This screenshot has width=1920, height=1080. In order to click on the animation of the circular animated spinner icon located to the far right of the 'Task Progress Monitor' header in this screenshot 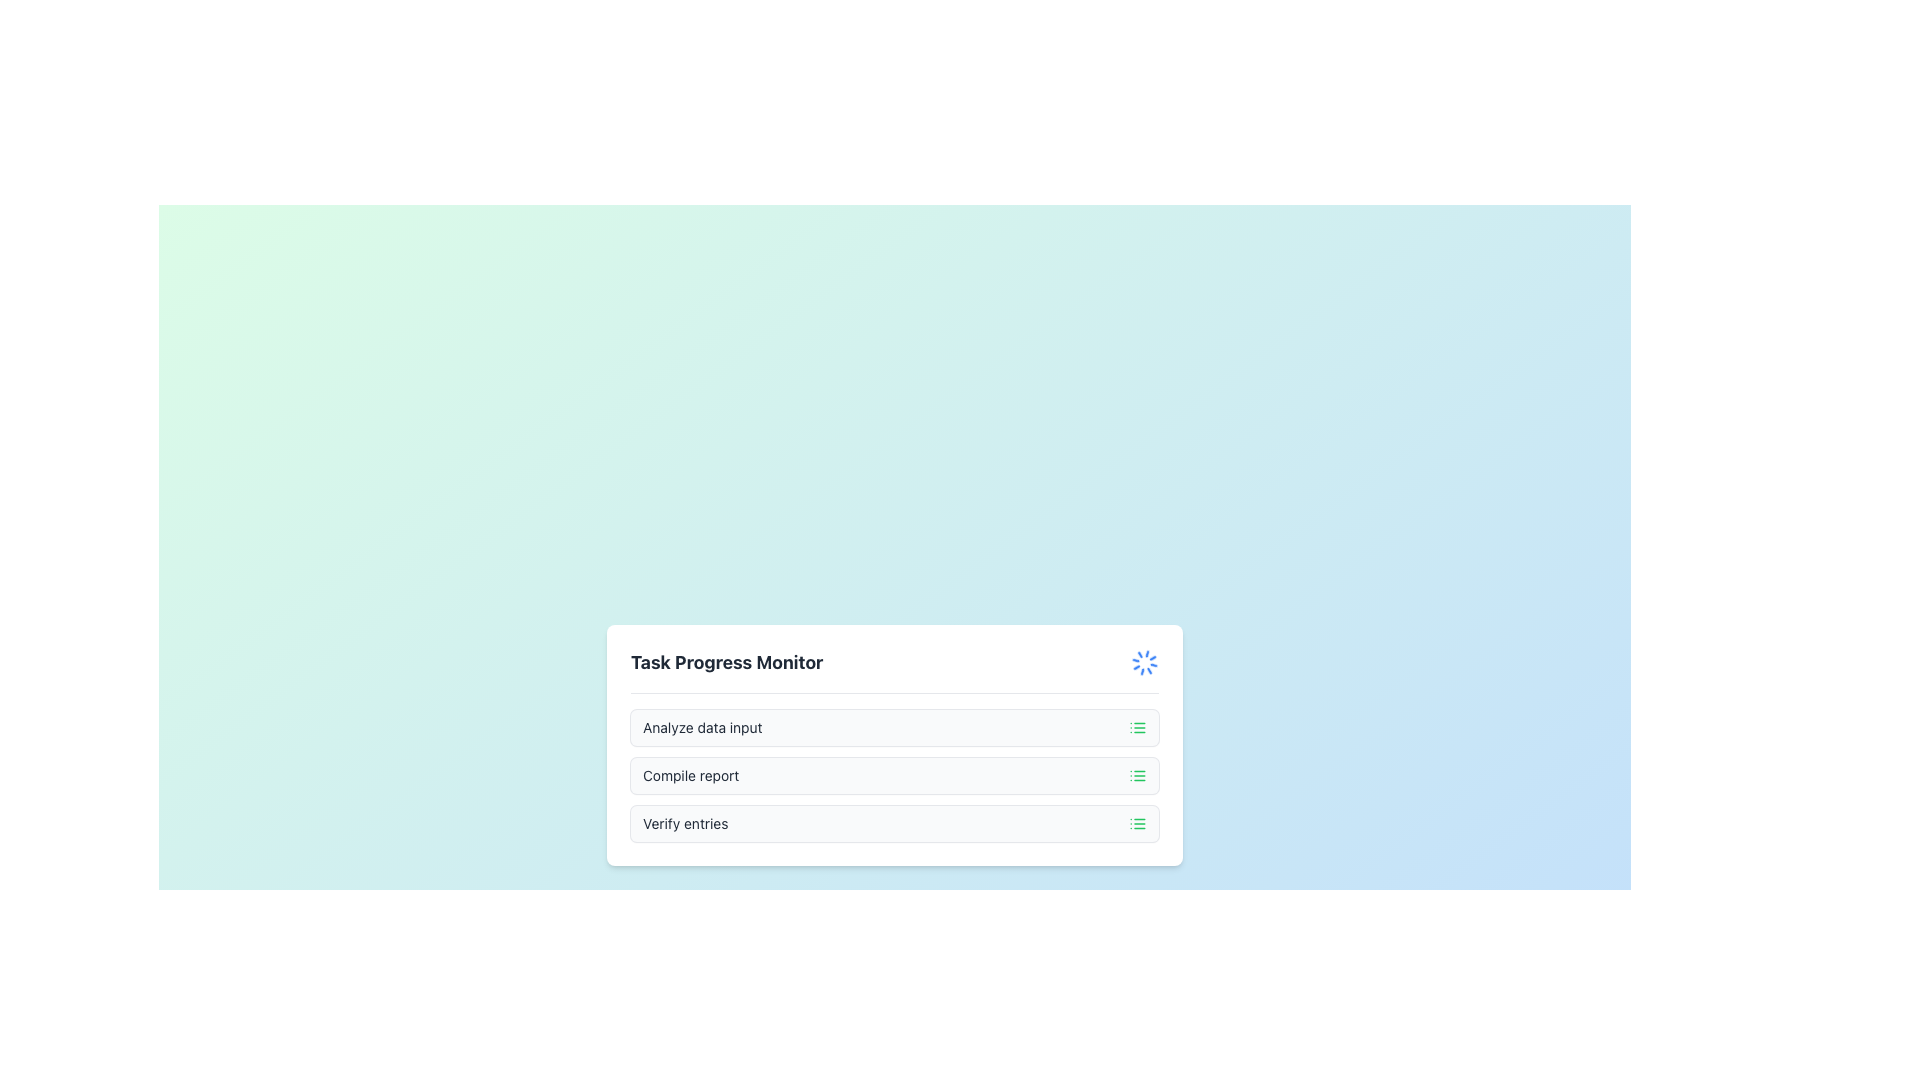, I will do `click(1145, 662)`.